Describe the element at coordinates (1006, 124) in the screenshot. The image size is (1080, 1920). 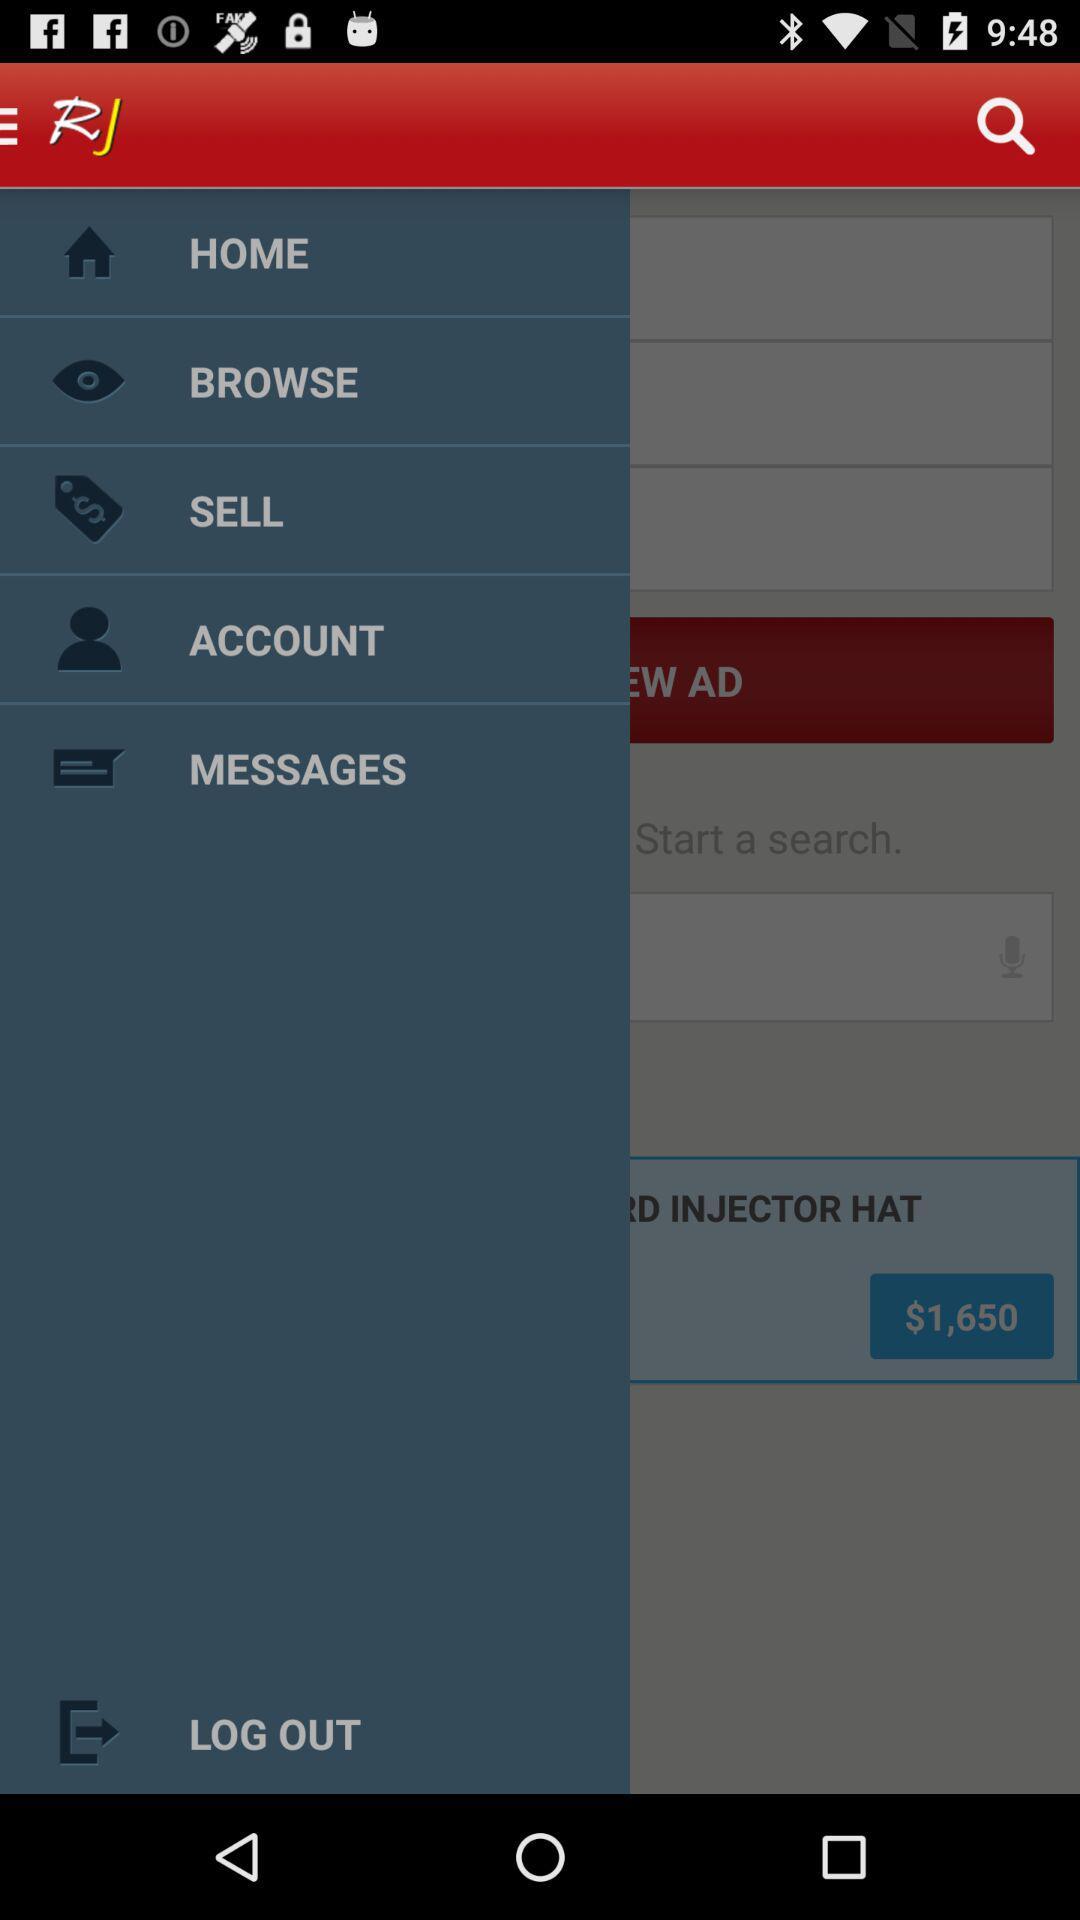
I see `search icon on the top right of the web page` at that location.